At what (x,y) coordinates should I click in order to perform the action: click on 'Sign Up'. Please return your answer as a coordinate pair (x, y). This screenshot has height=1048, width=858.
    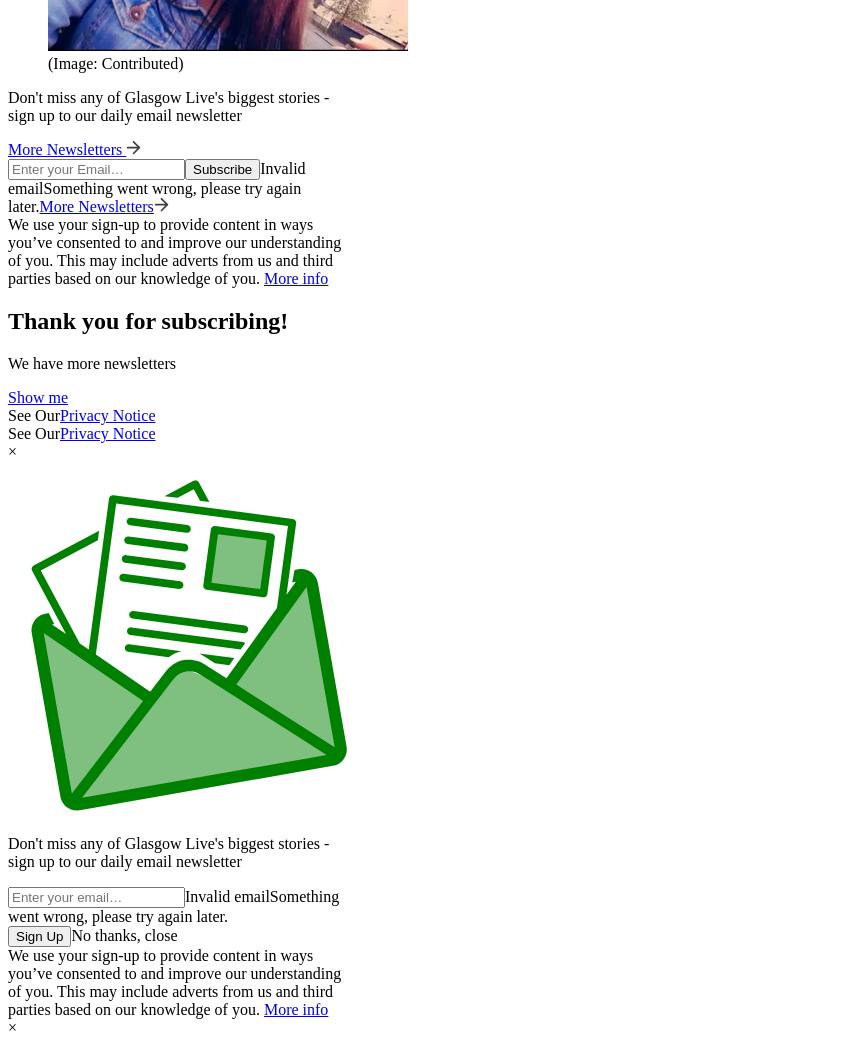
    Looking at the image, I should click on (39, 935).